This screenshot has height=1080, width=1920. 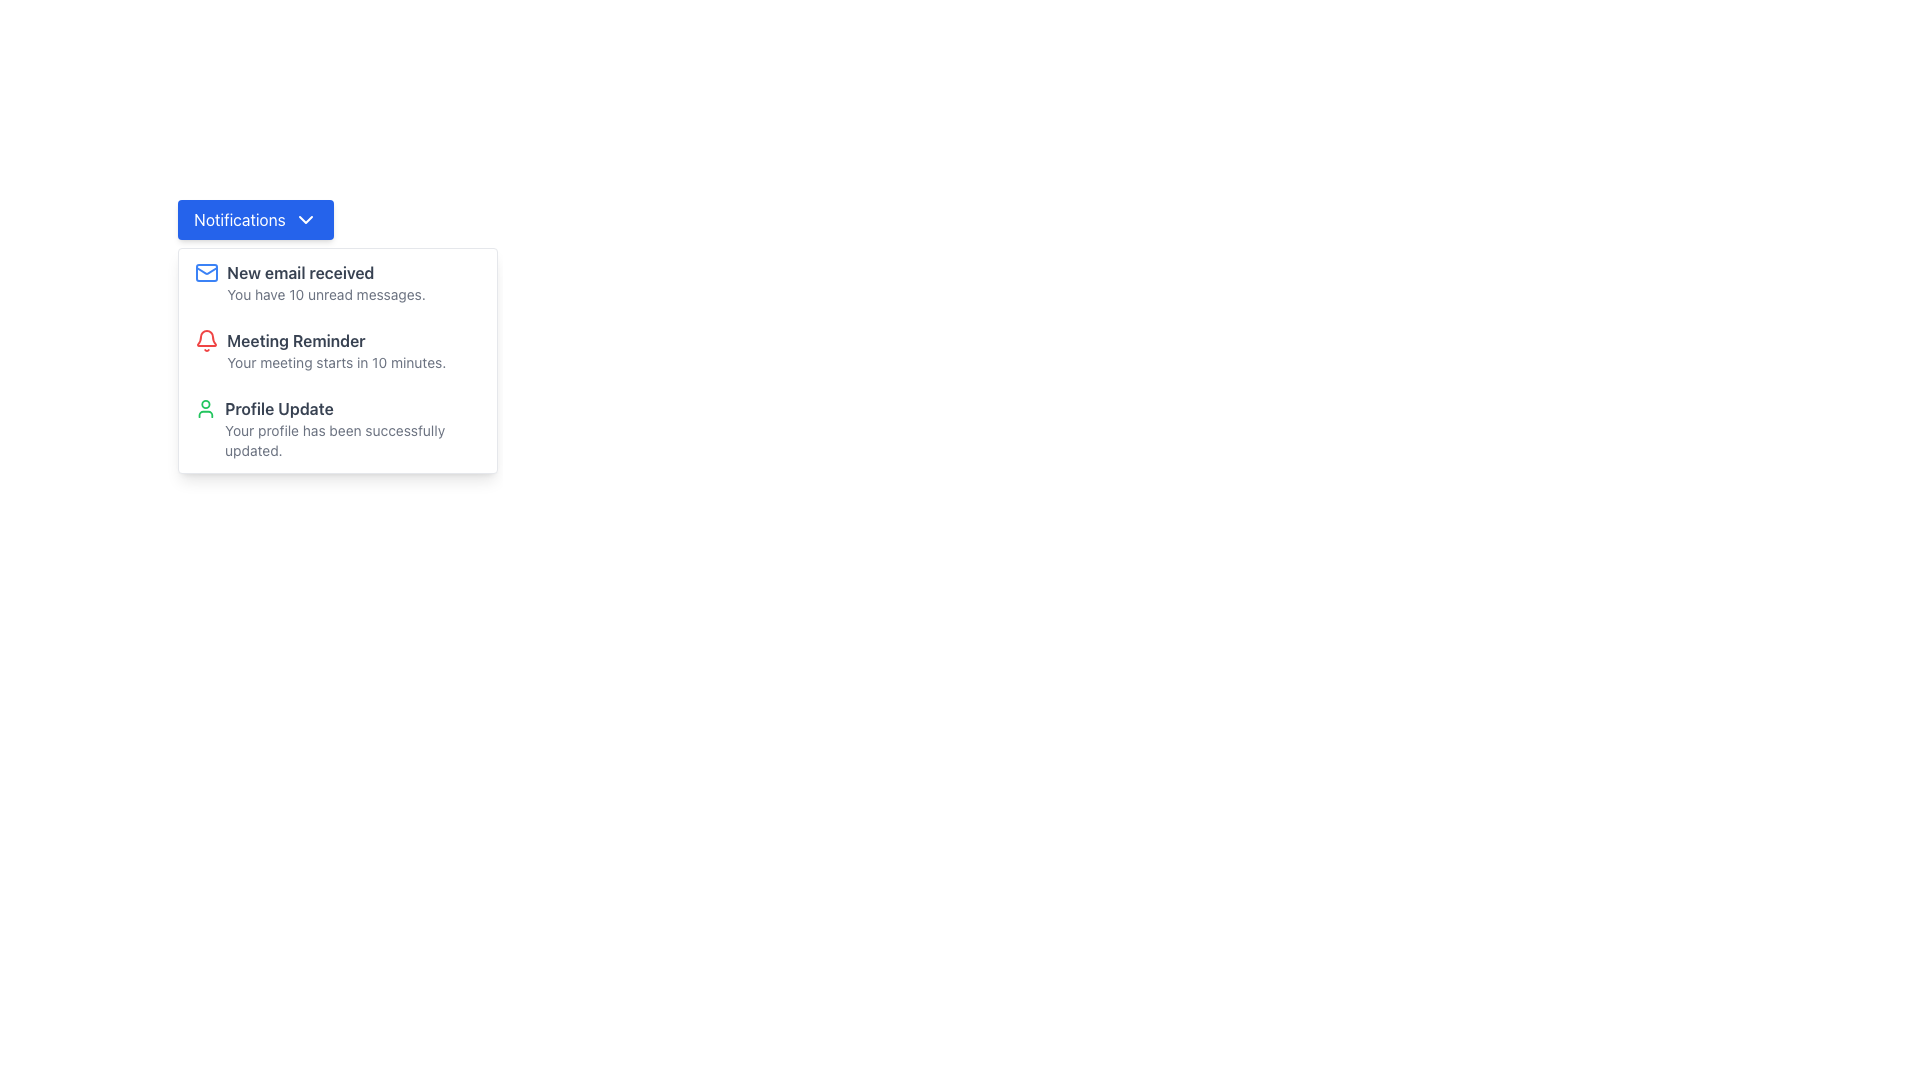 What do you see at coordinates (304, 219) in the screenshot?
I see `the downward-pointing chevron icon located at the right side of the blue 'Notifications' button` at bounding box center [304, 219].